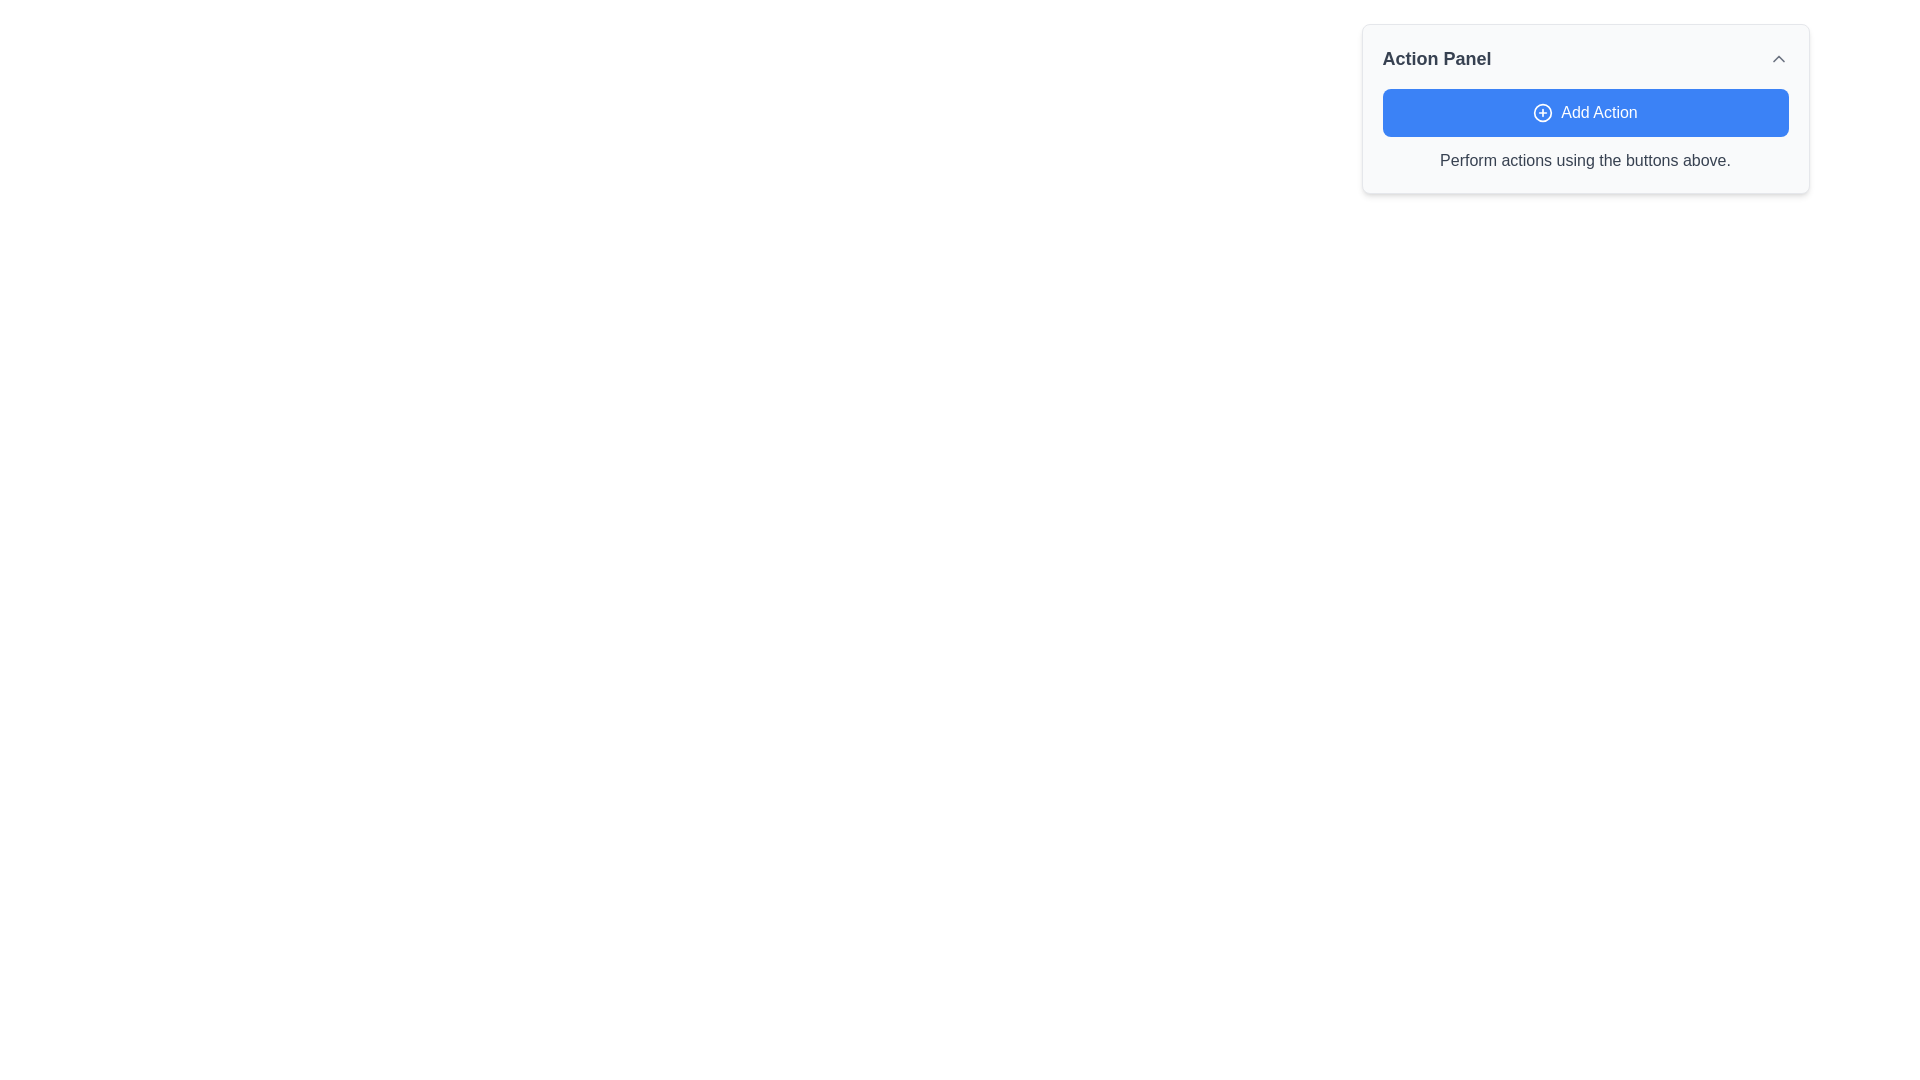  Describe the element at coordinates (1778, 57) in the screenshot. I see `the Icon button (upward arrow) located in the top-right corner to the right of 'Action Panel' for additional information or styling effects` at that location.